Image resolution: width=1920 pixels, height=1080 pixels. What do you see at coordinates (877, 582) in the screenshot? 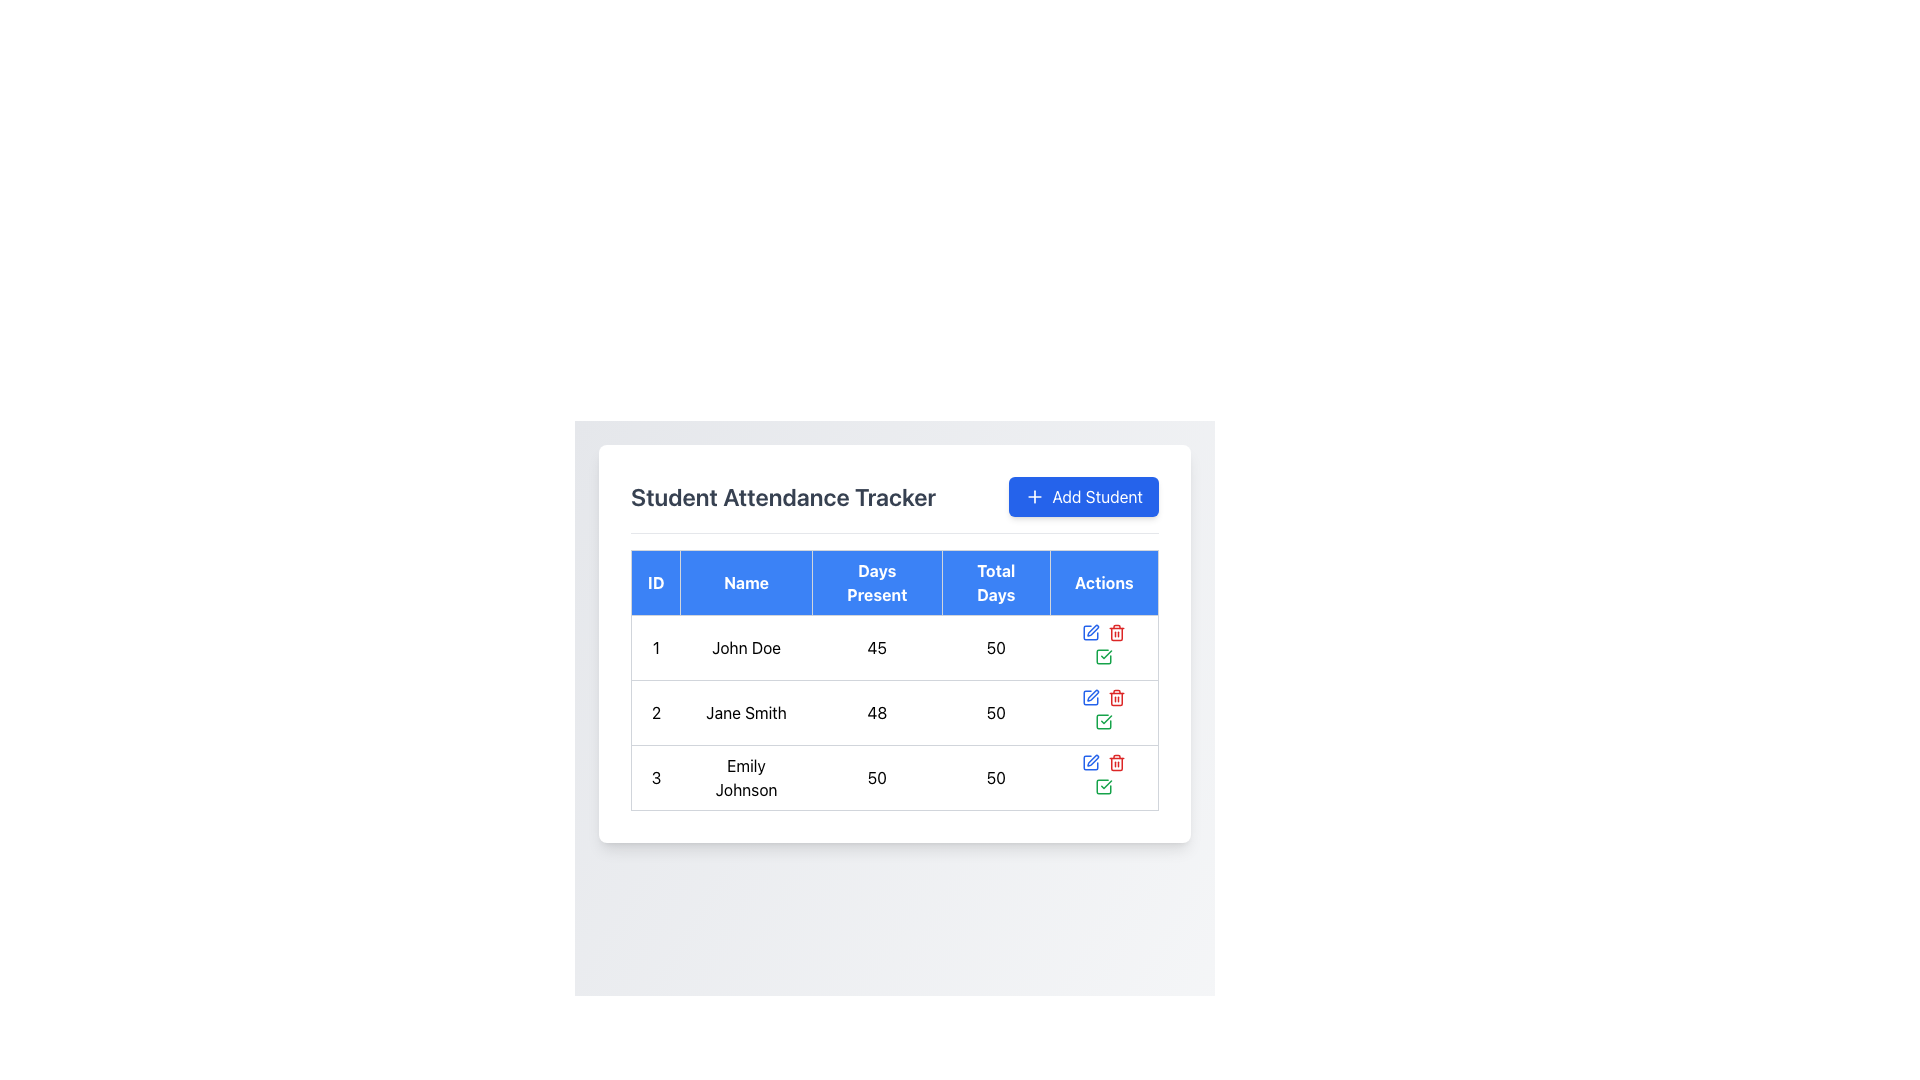
I see `the Table Header Column labeled 'Days Present' which has a blue background and white text, positioned in the header row of the Student Attendance Tracker table` at bounding box center [877, 582].